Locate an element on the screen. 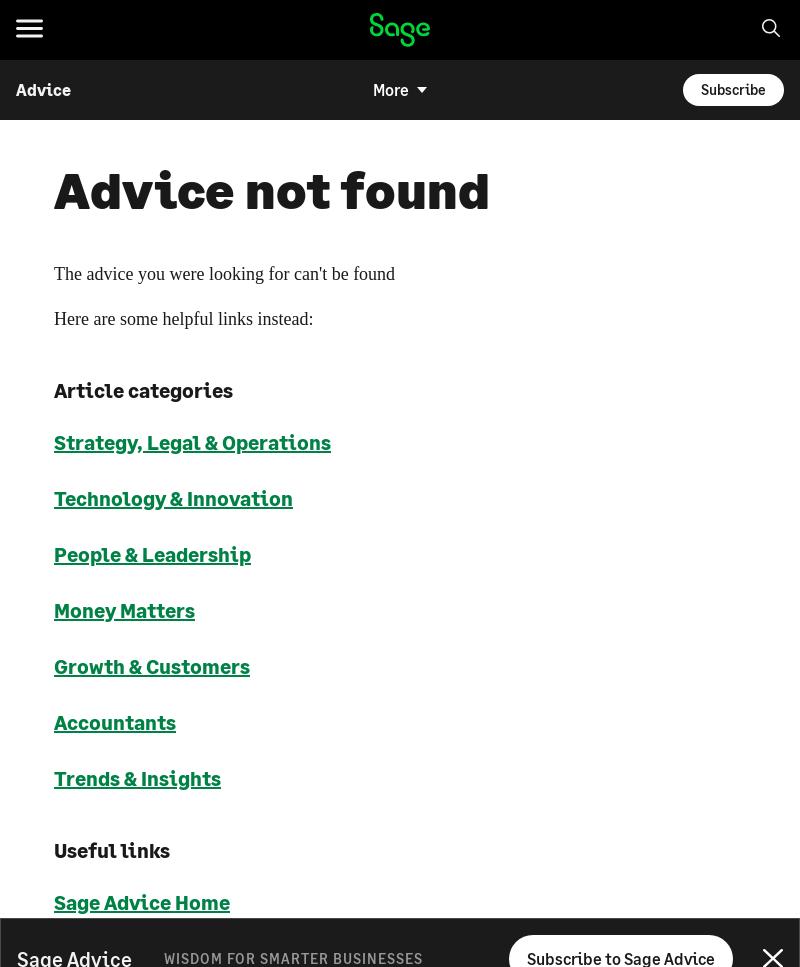 Image resolution: width=800 pixels, height=967 pixels. 'Customers' is located at coordinates (177, 328).